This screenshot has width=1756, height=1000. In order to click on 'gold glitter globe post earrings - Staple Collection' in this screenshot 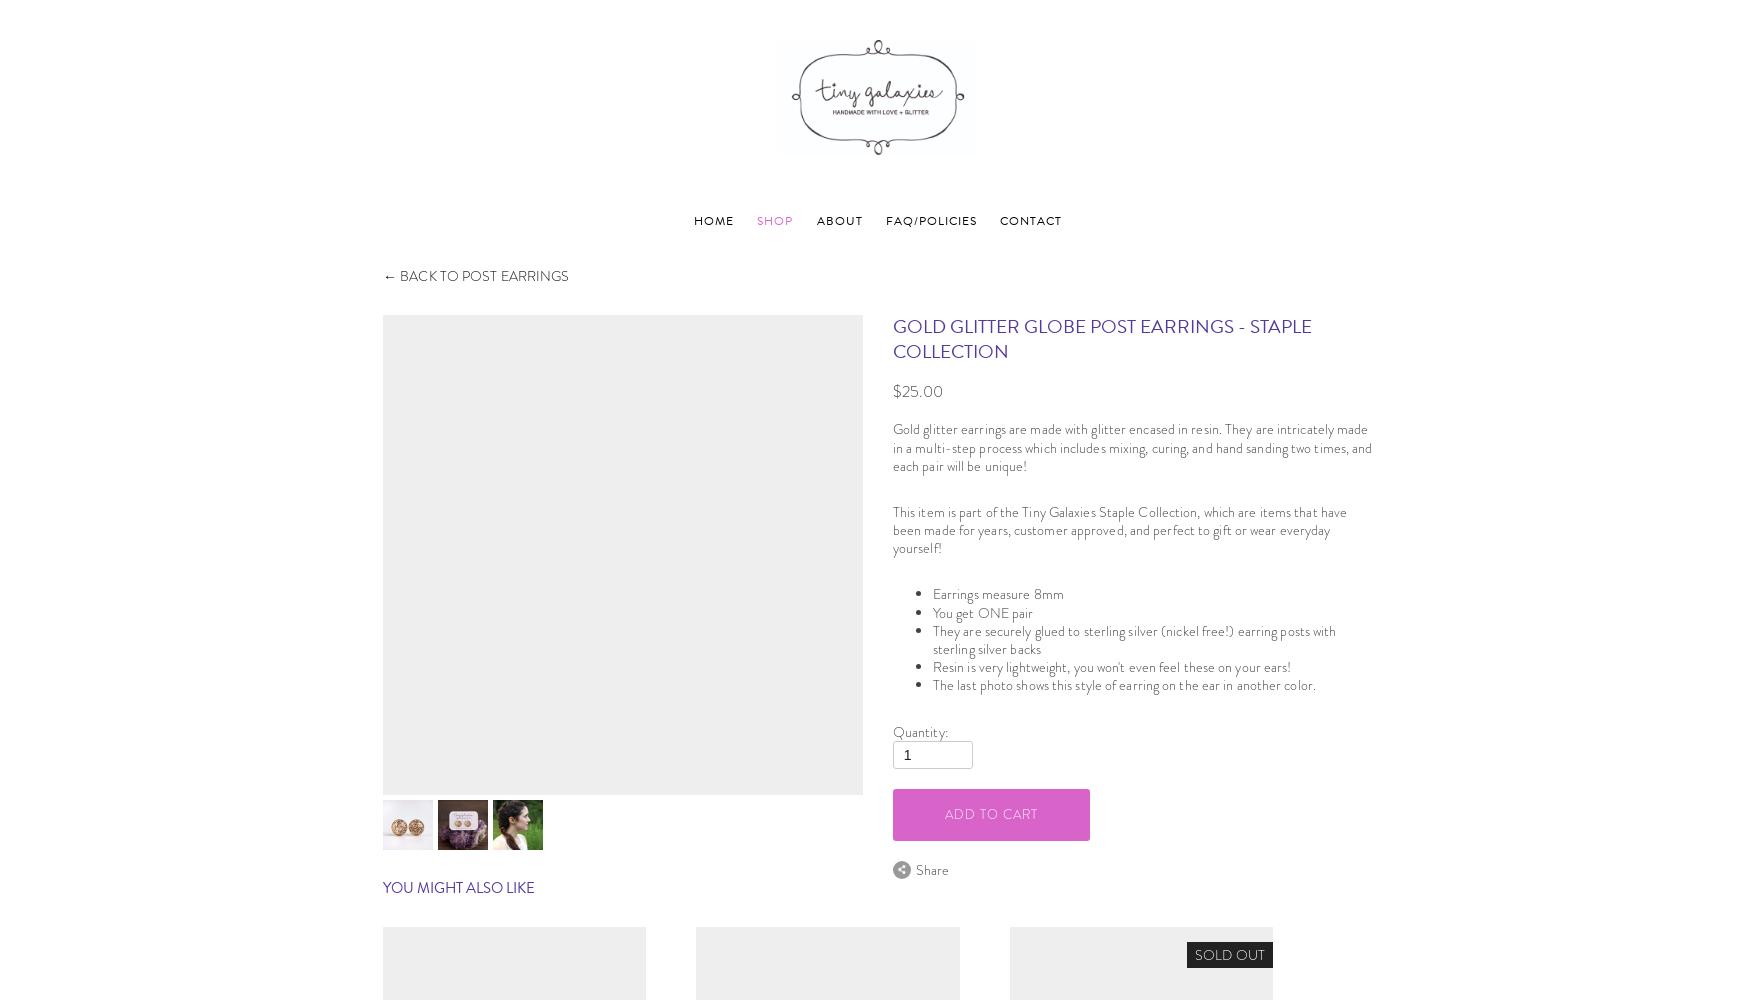, I will do `click(1101, 337)`.